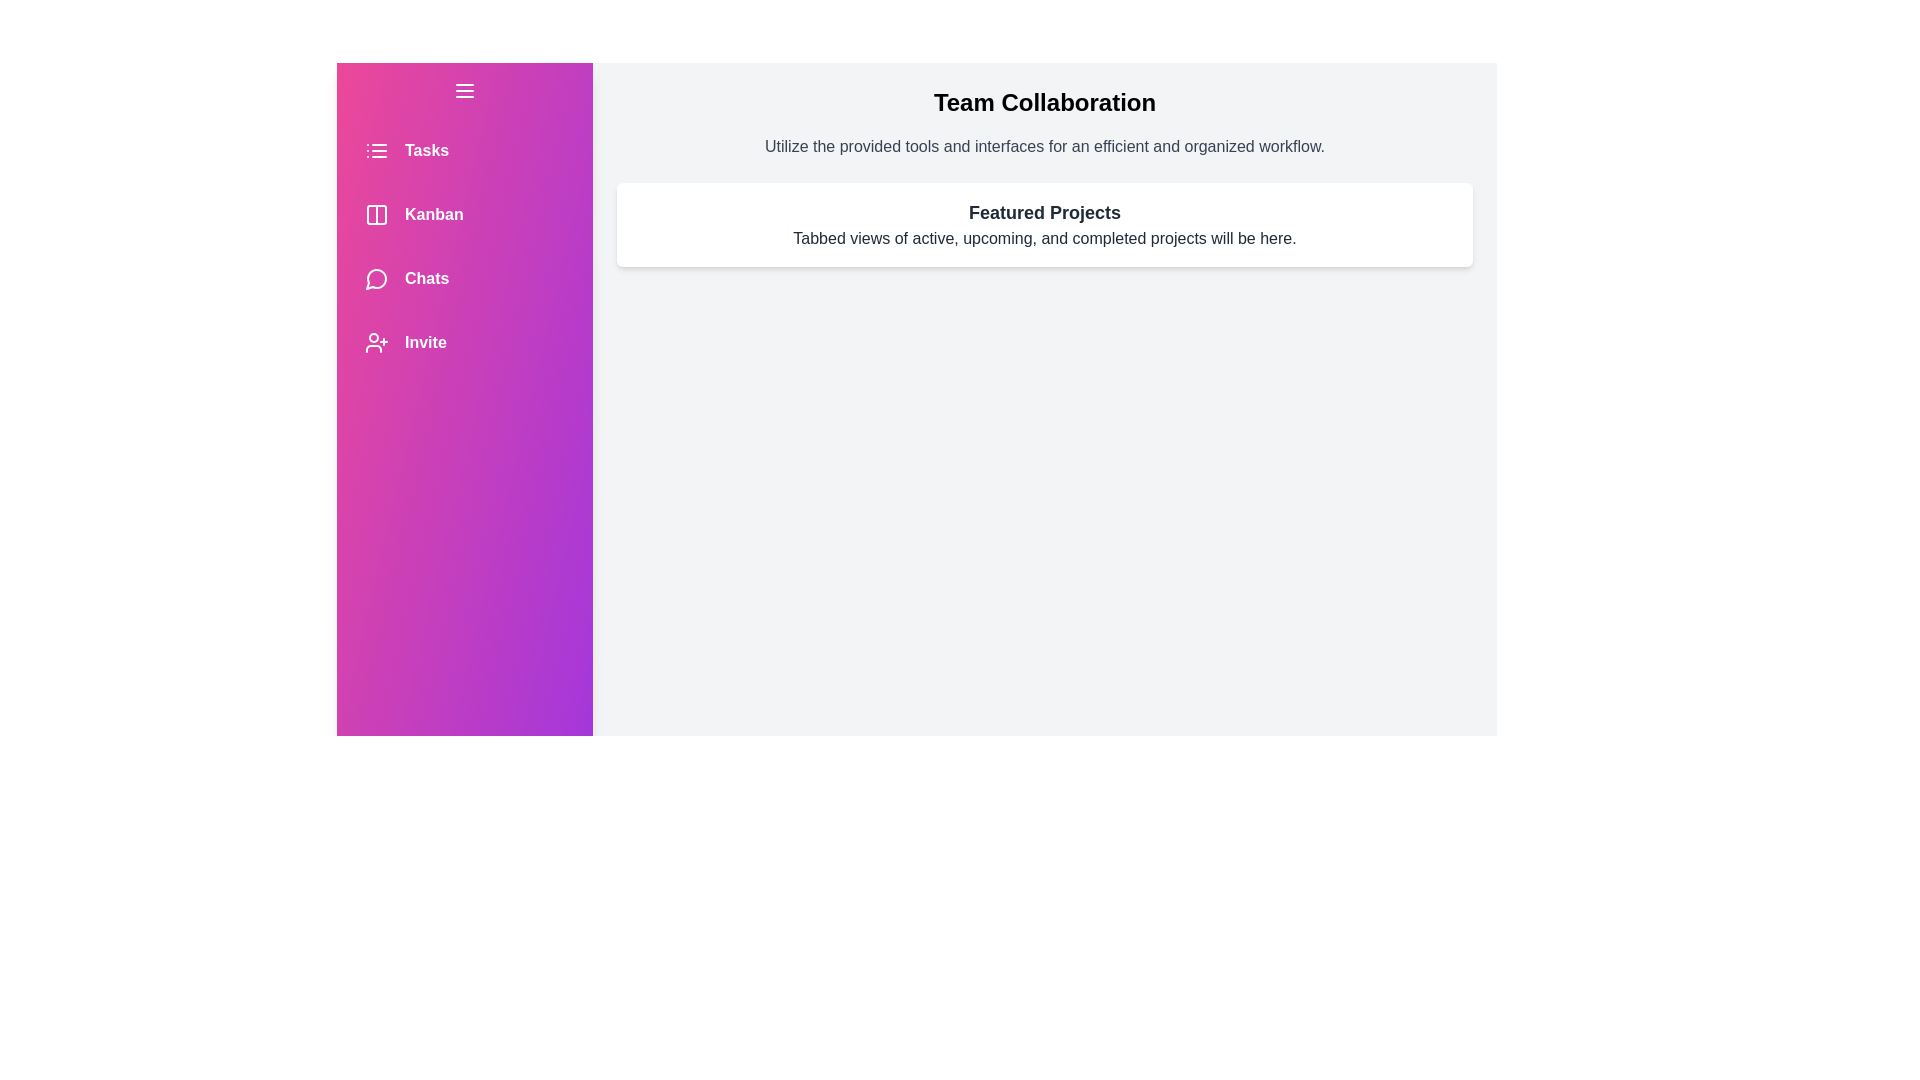  Describe the element at coordinates (464, 215) in the screenshot. I see `the navigation item Kanban to trigger its hover effect` at that location.